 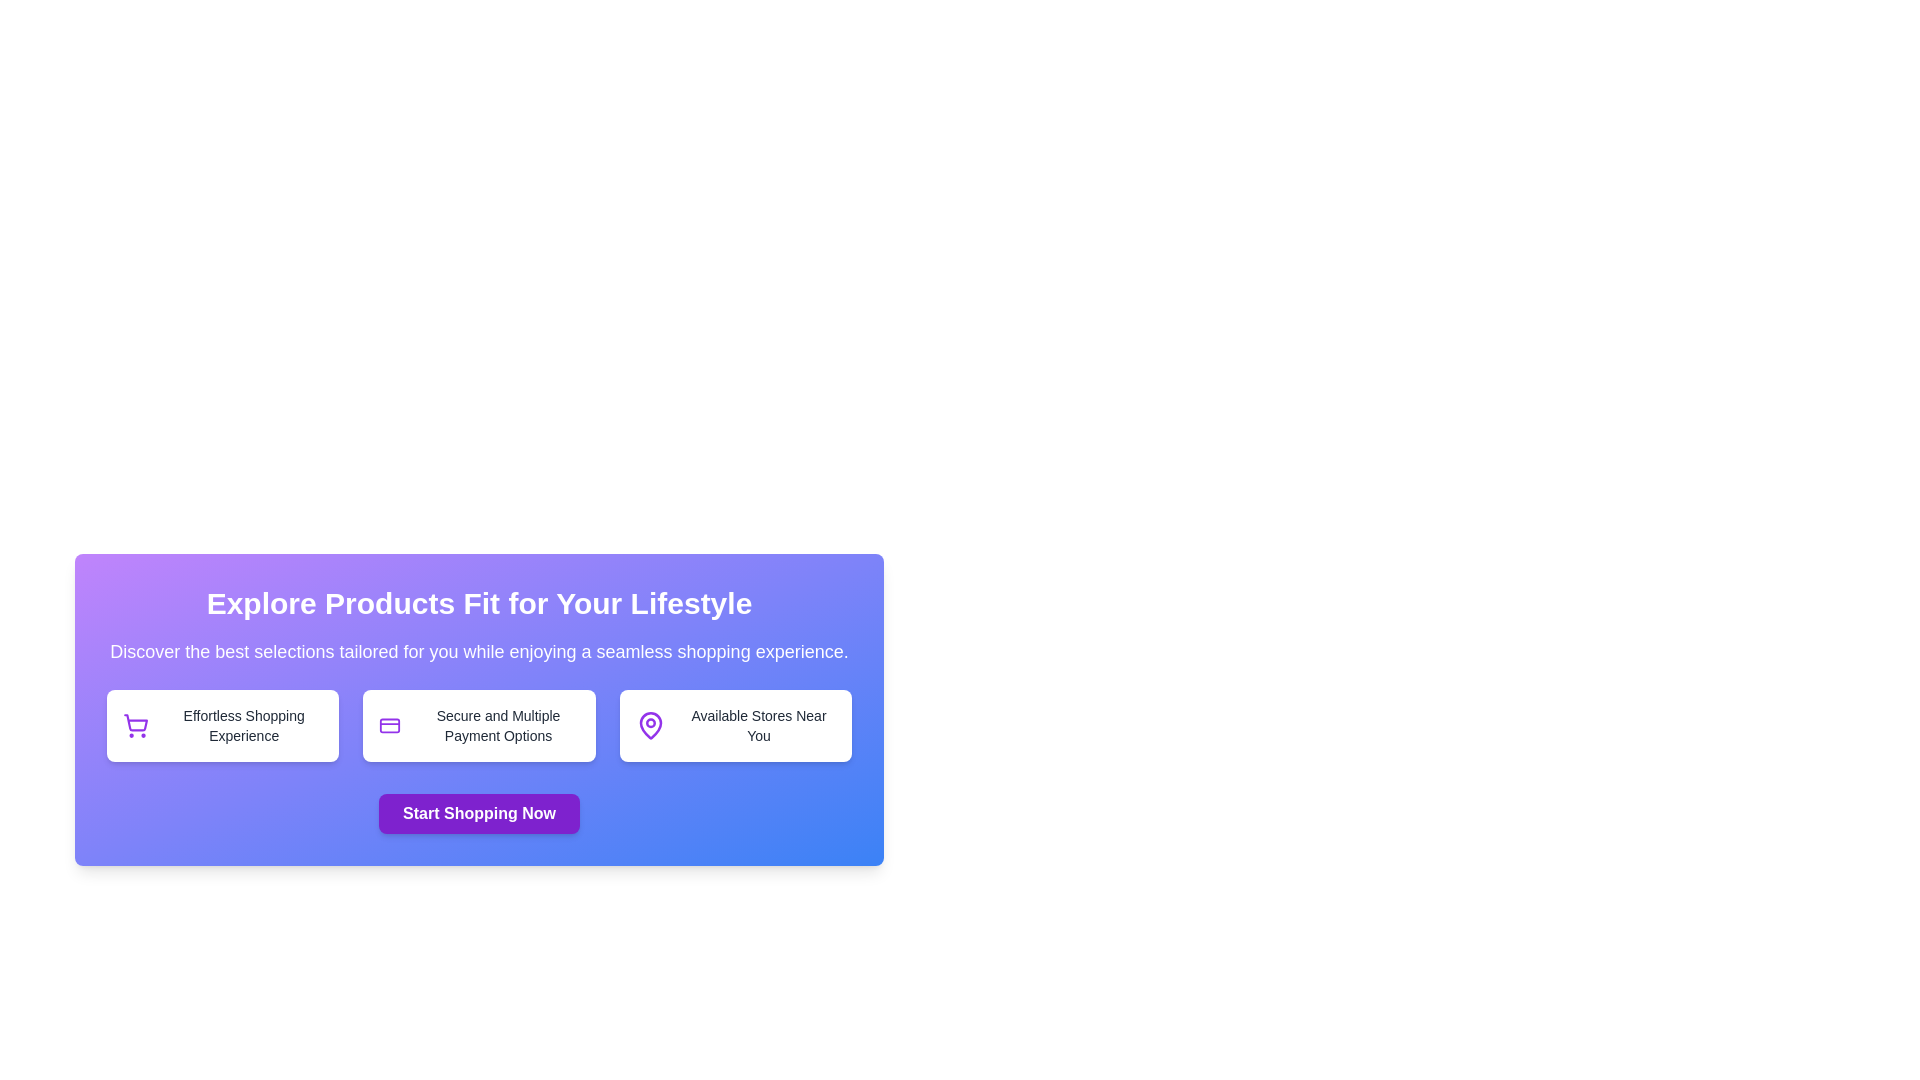 What do you see at coordinates (135, 722) in the screenshot?
I see `the shopping cart icon` at bounding box center [135, 722].